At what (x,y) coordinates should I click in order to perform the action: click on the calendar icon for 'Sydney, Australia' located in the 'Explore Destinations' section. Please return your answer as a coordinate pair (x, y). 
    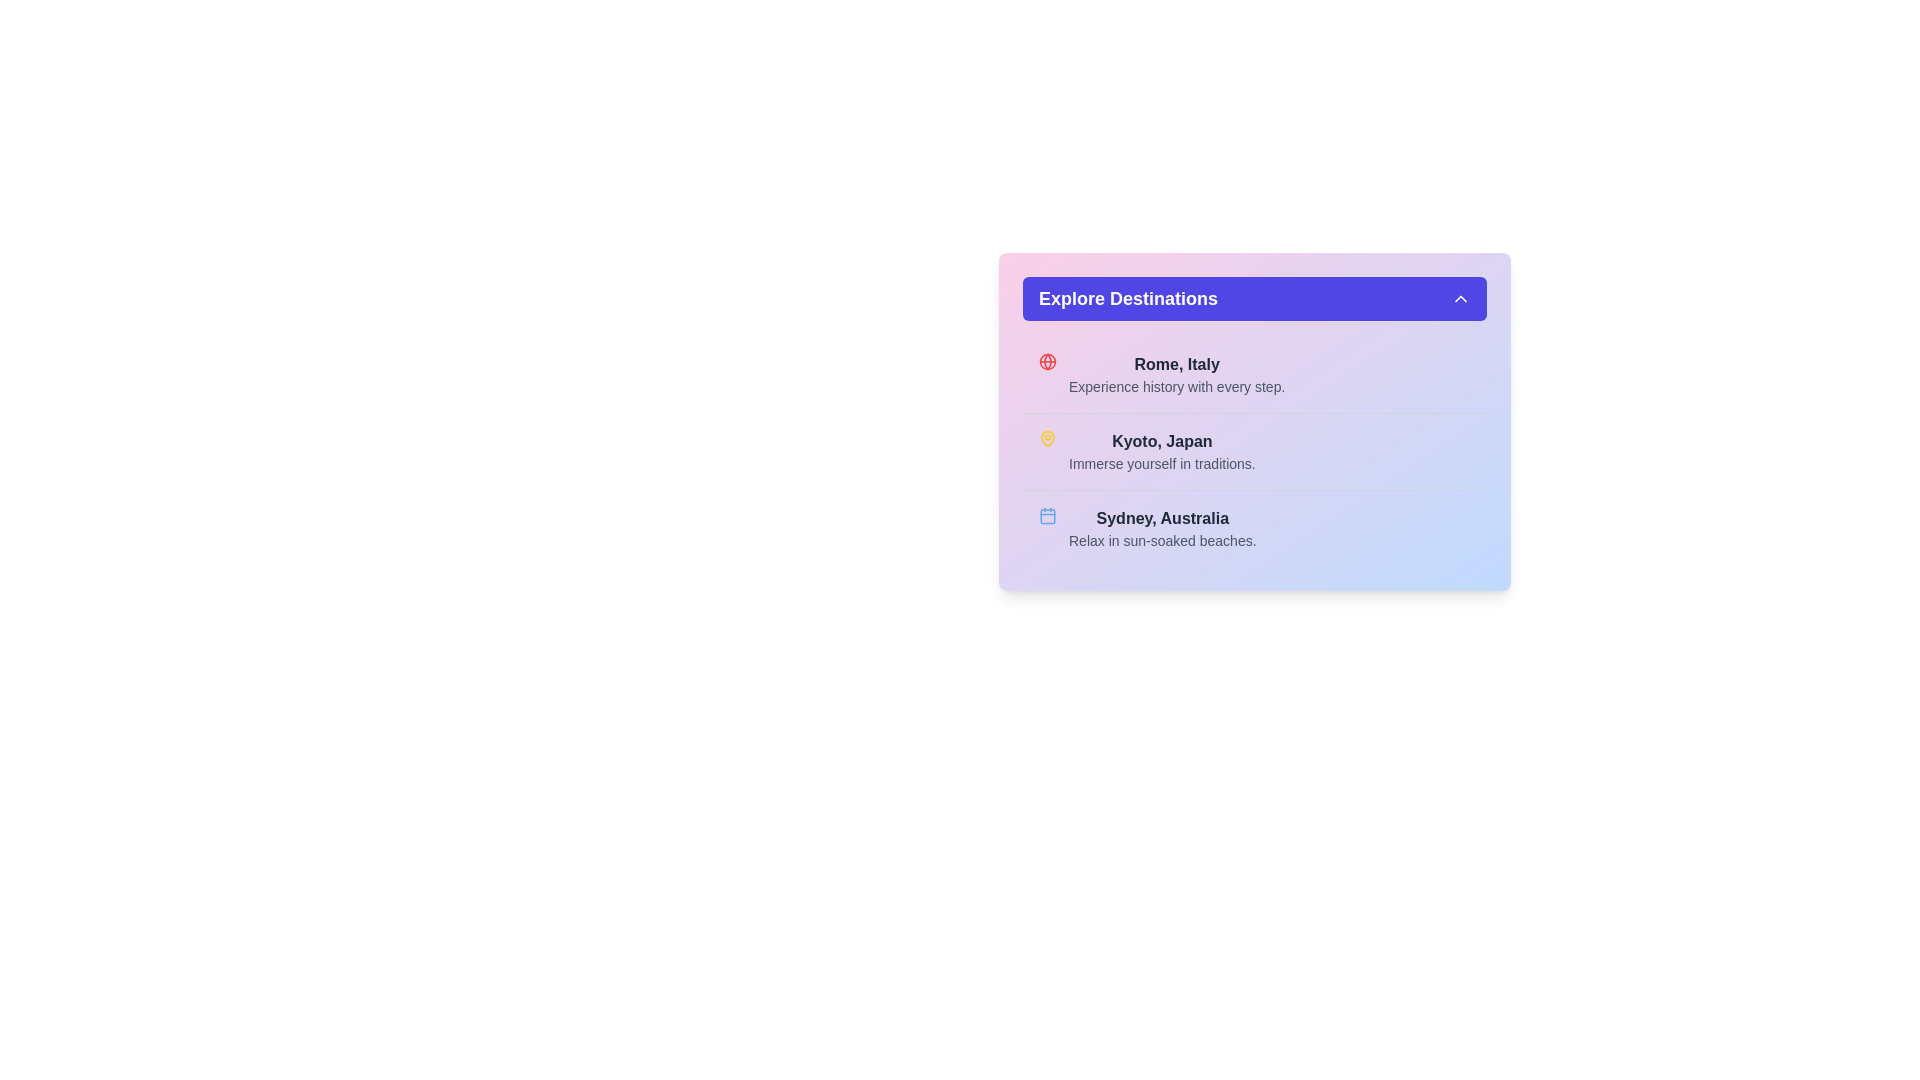
    Looking at the image, I should click on (1046, 515).